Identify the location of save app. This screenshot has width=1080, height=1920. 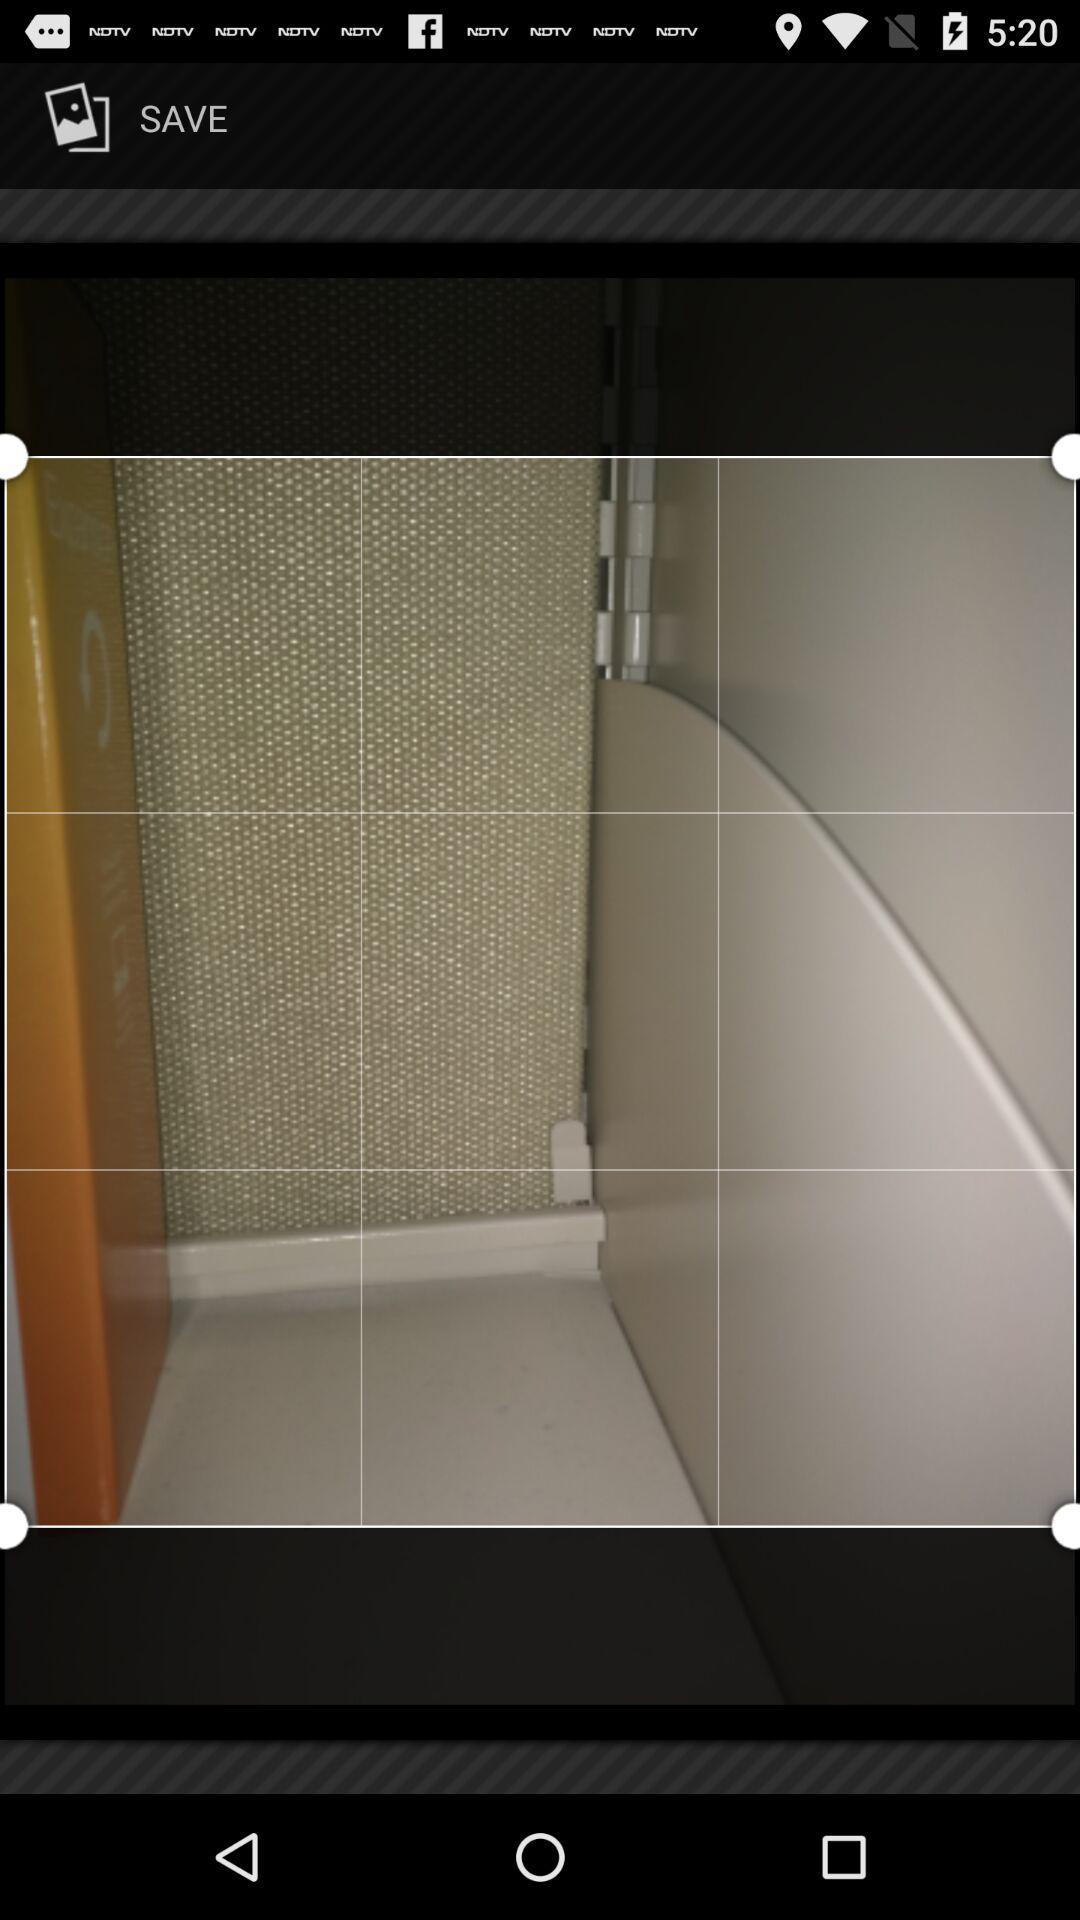
(132, 124).